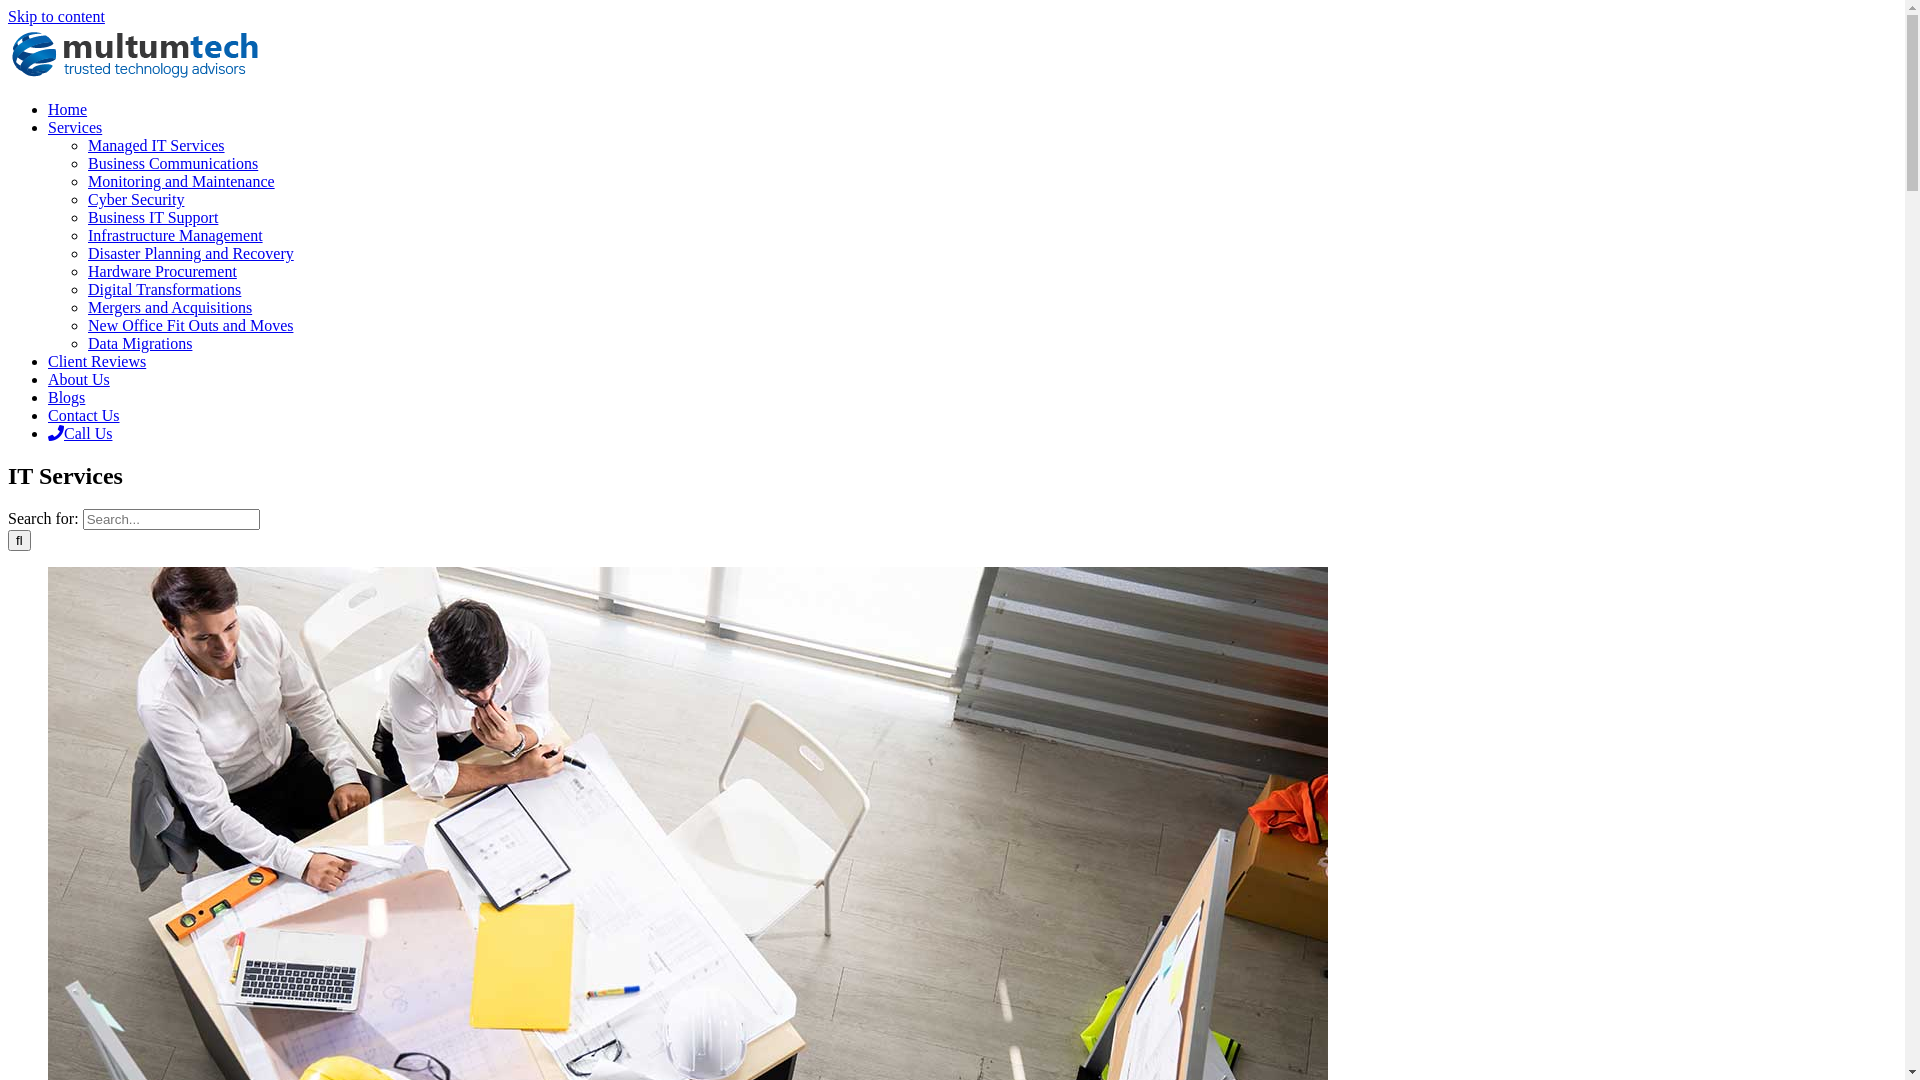 This screenshot has width=1920, height=1080. Describe the element at coordinates (152, 217) in the screenshot. I see `'Business IT Support'` at that location.